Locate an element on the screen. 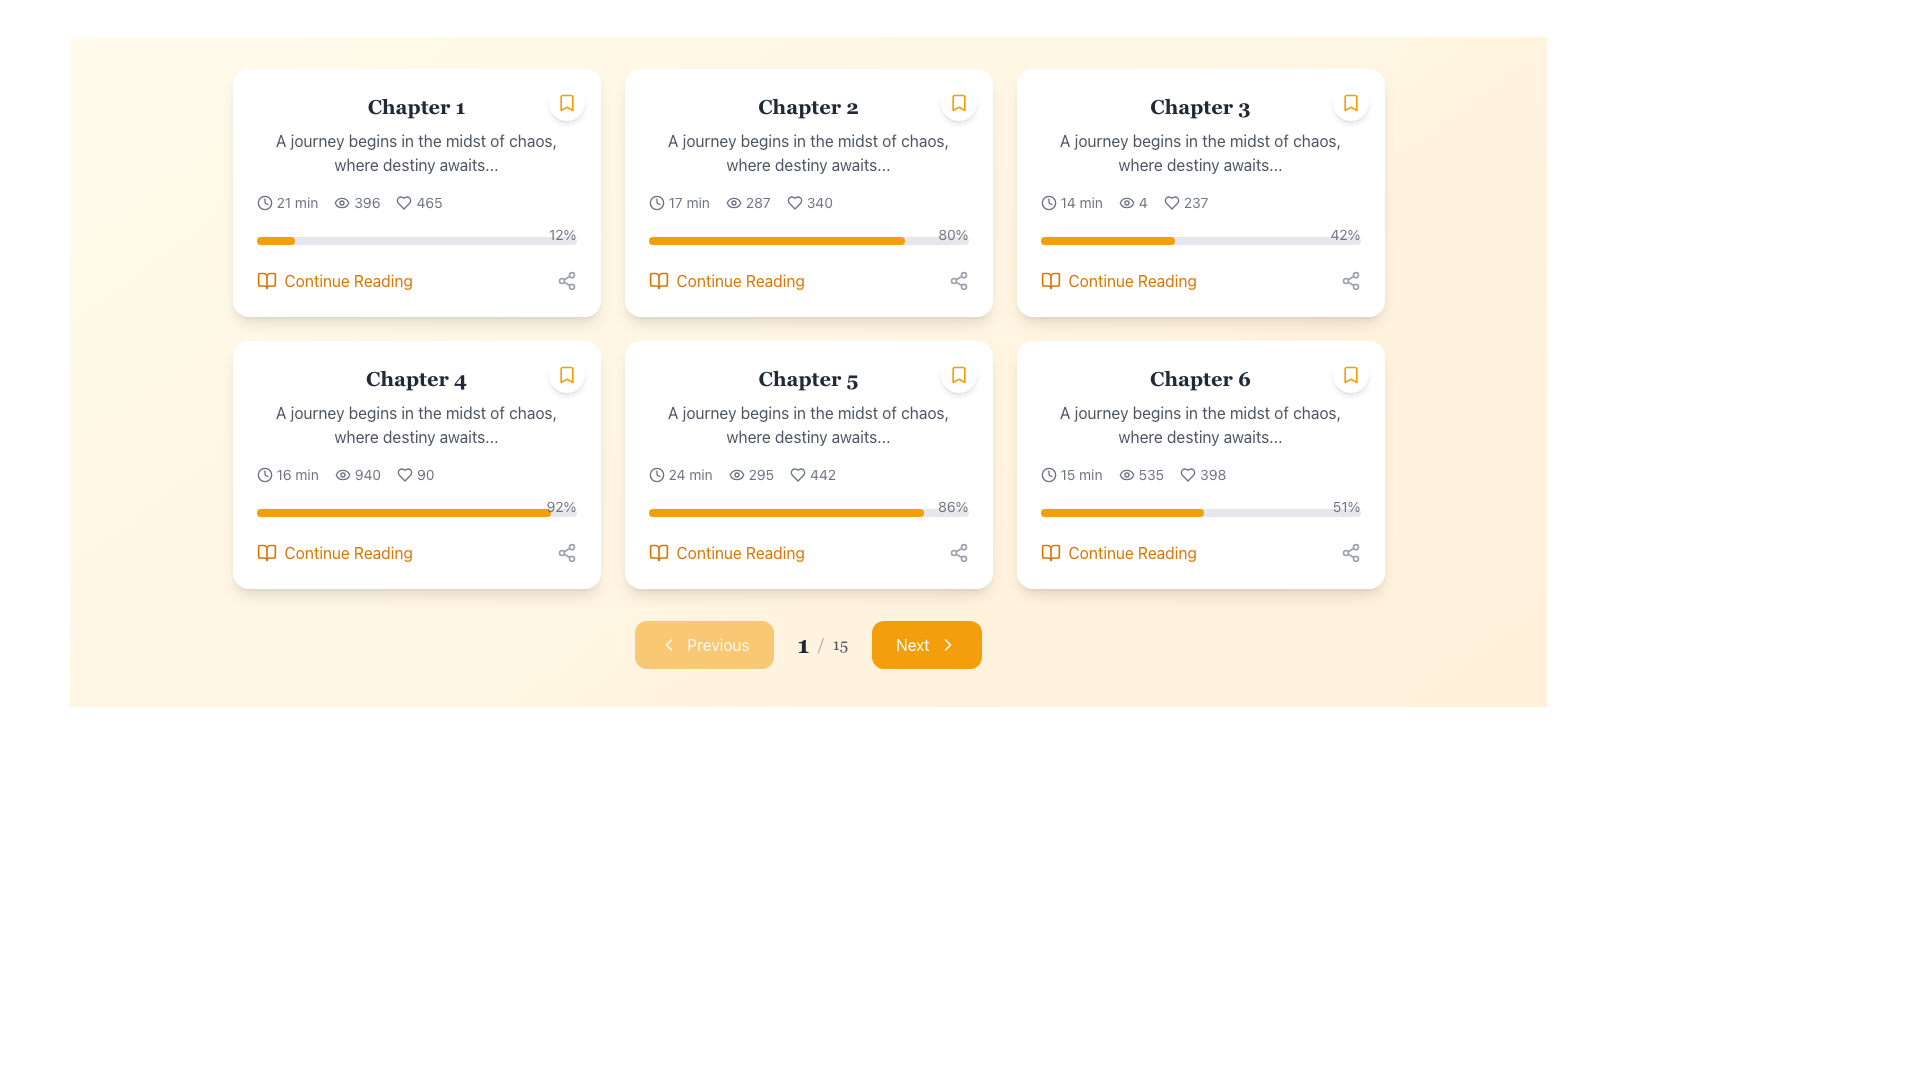  the header 'Chapter 5' is located at coordinates (808, 378).